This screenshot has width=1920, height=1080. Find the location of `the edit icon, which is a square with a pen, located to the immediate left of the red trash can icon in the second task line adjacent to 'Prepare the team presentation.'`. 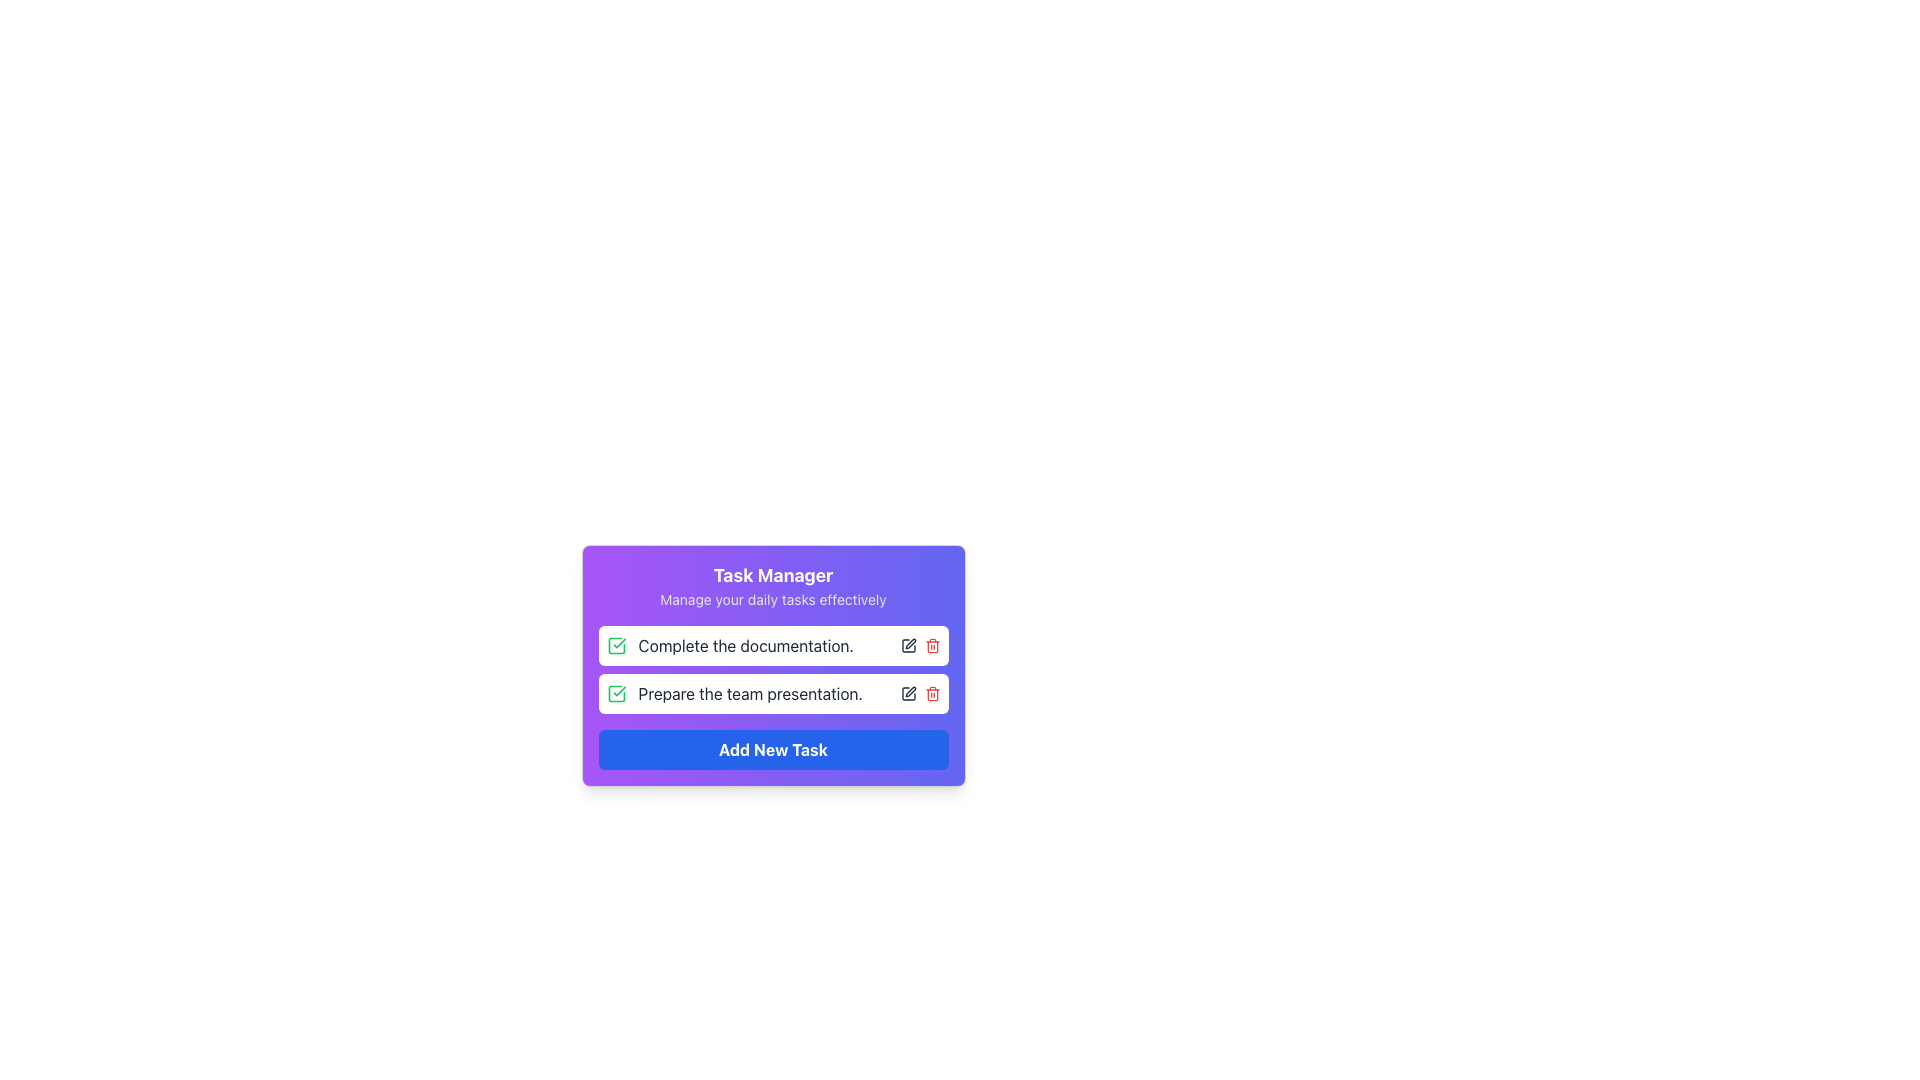

the edit icon, which is a square with a pen, located to the immediate left of the red trash can icon in the second task line adjacent to 'Prepare the team presentation.' is located at coordinates (907, 693).